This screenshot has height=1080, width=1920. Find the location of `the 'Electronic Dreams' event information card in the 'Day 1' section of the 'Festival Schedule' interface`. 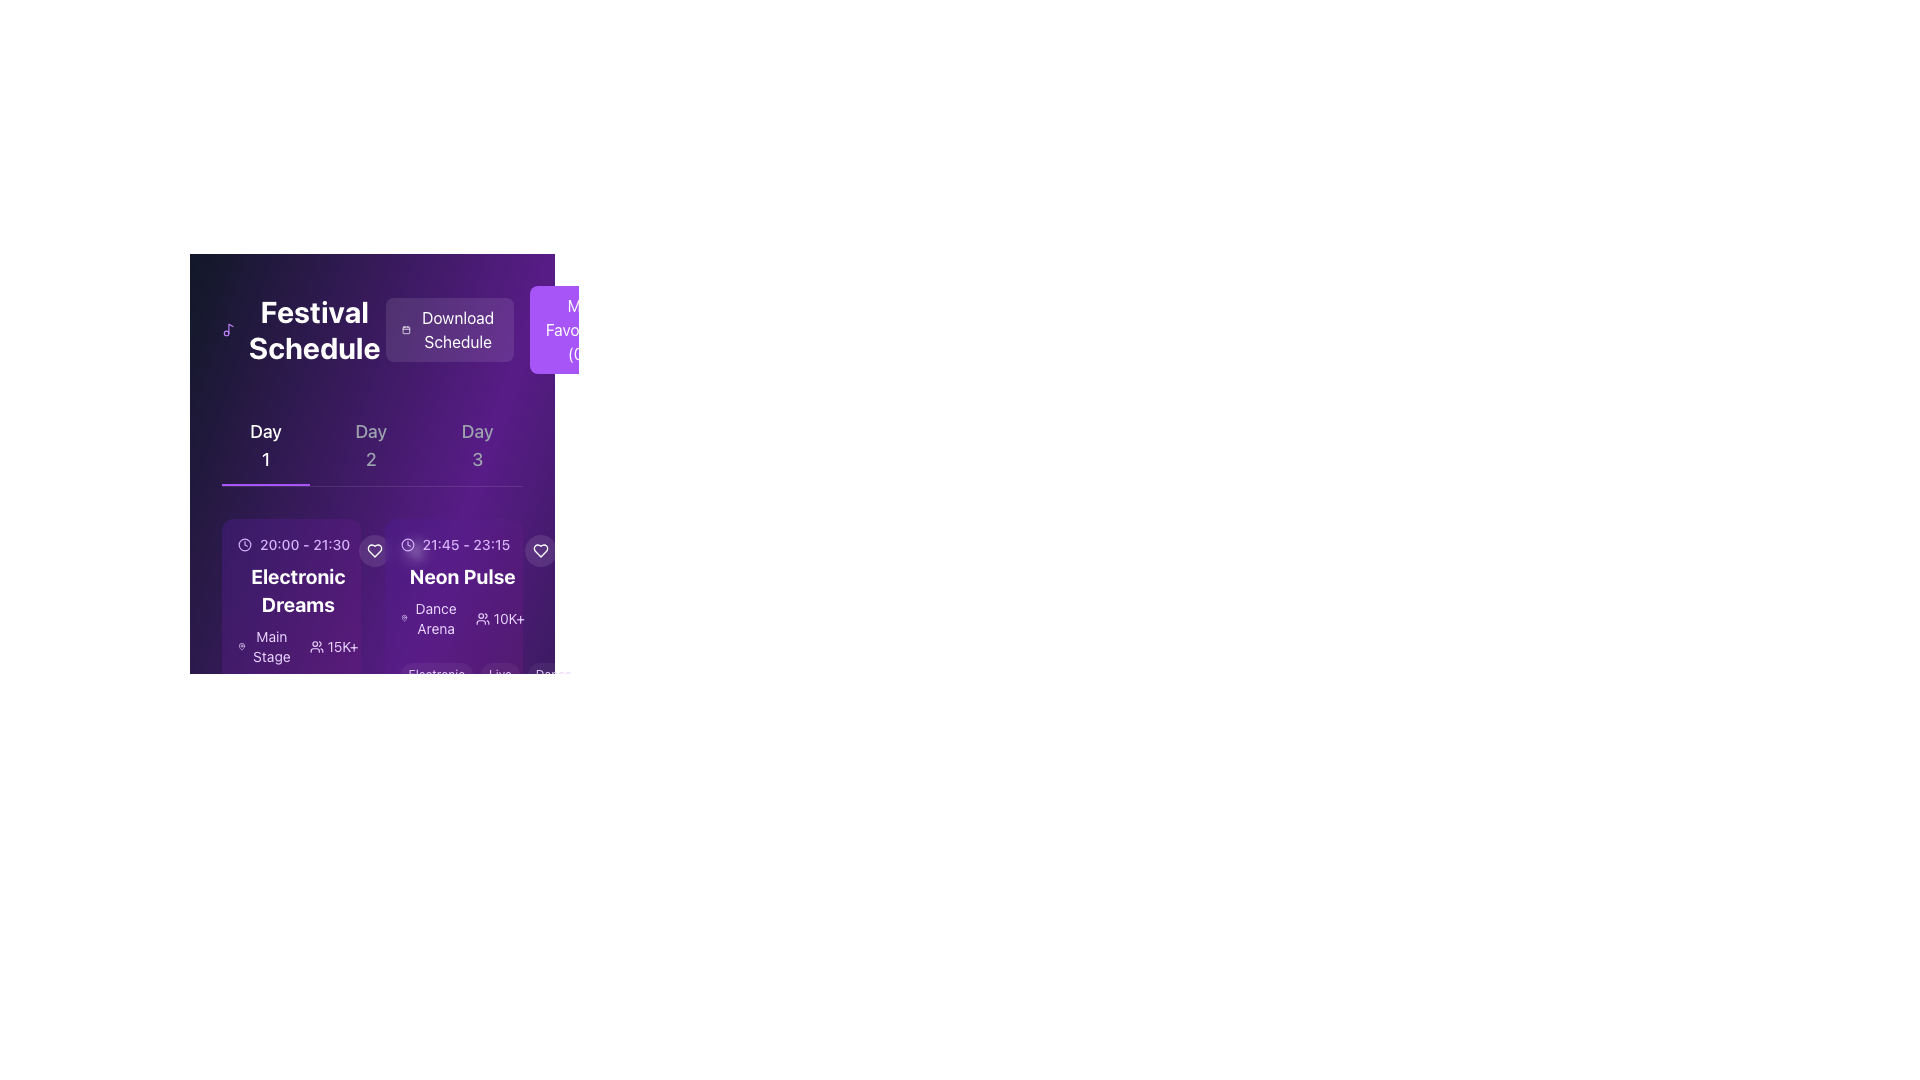

the 'Electronic Dreams' event information card in the 'Day 1' section of the 'Festival Schedule' interface is located at coordinates (297, 600).